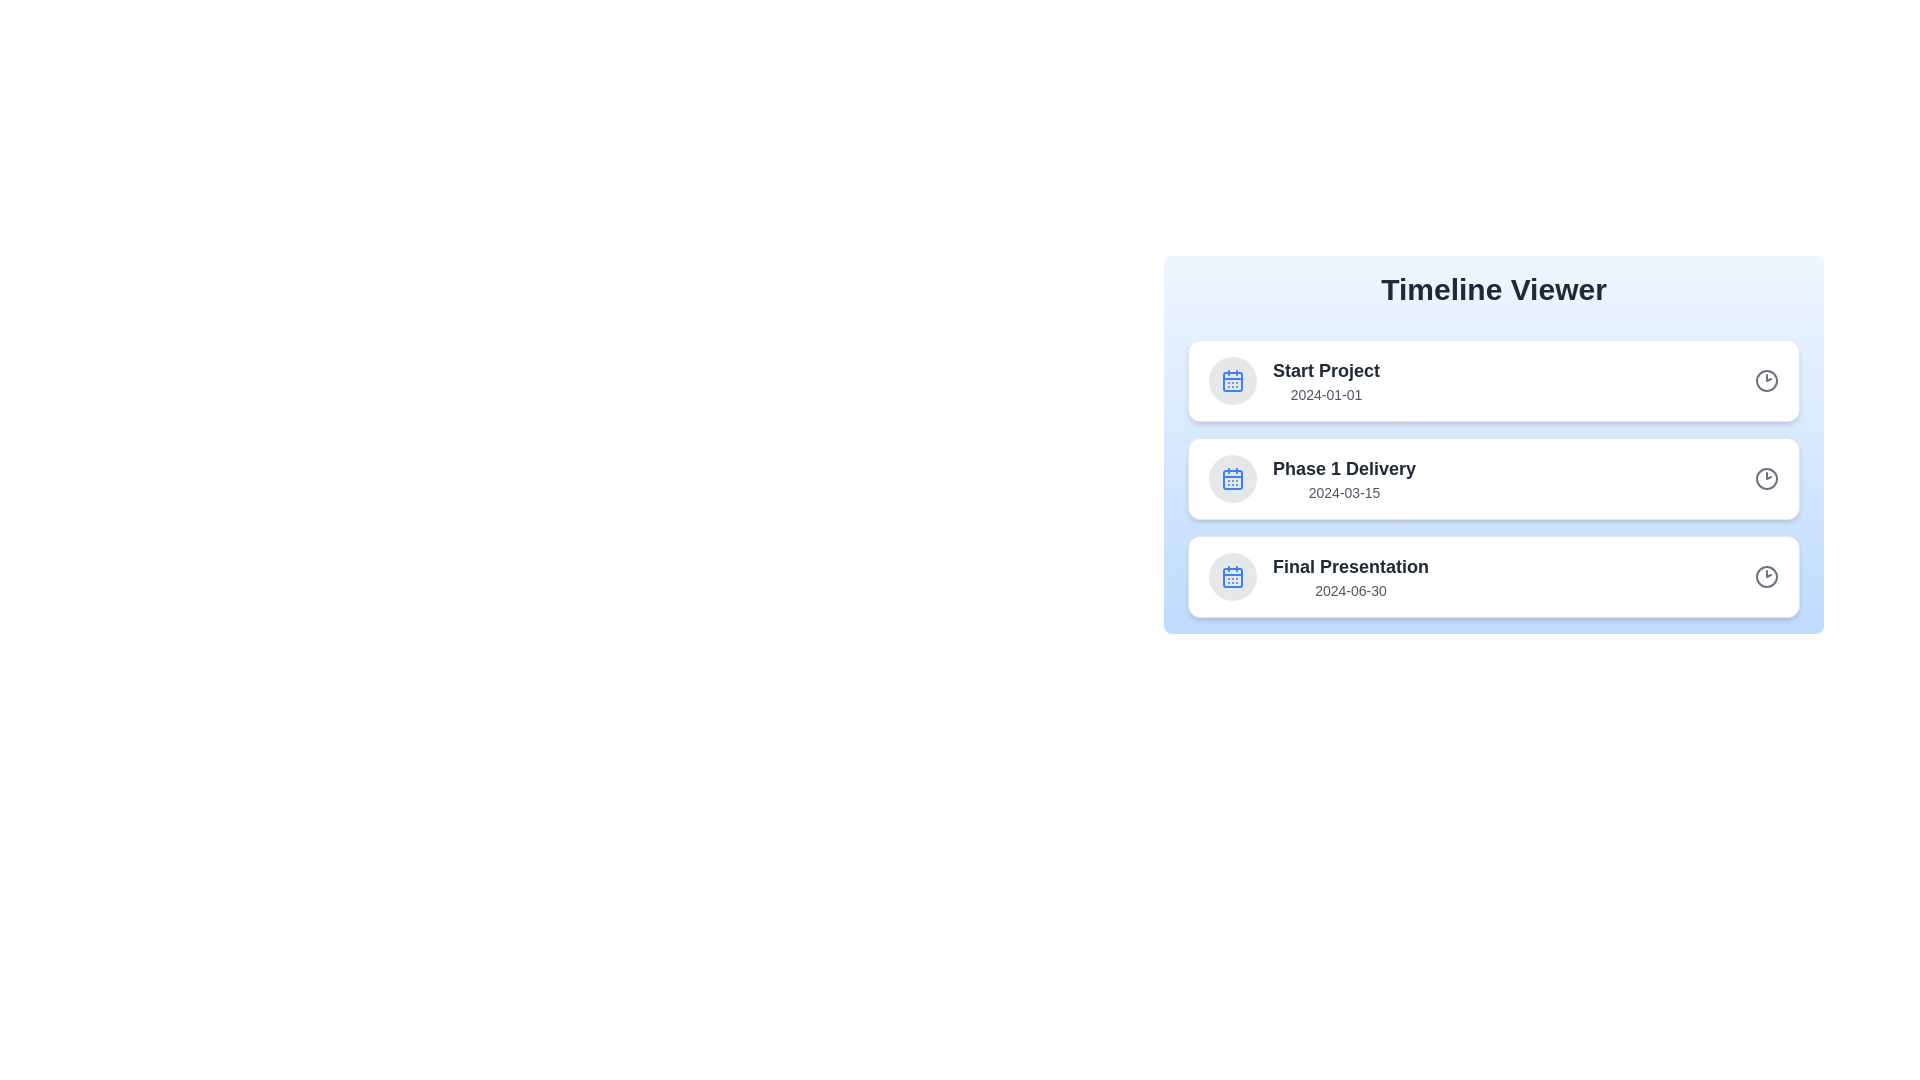  I want to click on and copy the text content from the text block titled 'Phase 1 Delivery' with the date '2024-03-15', located in the center part of the timeline viewer, between 'Start Project' and 'Final Presentation', so click(1344, 478).